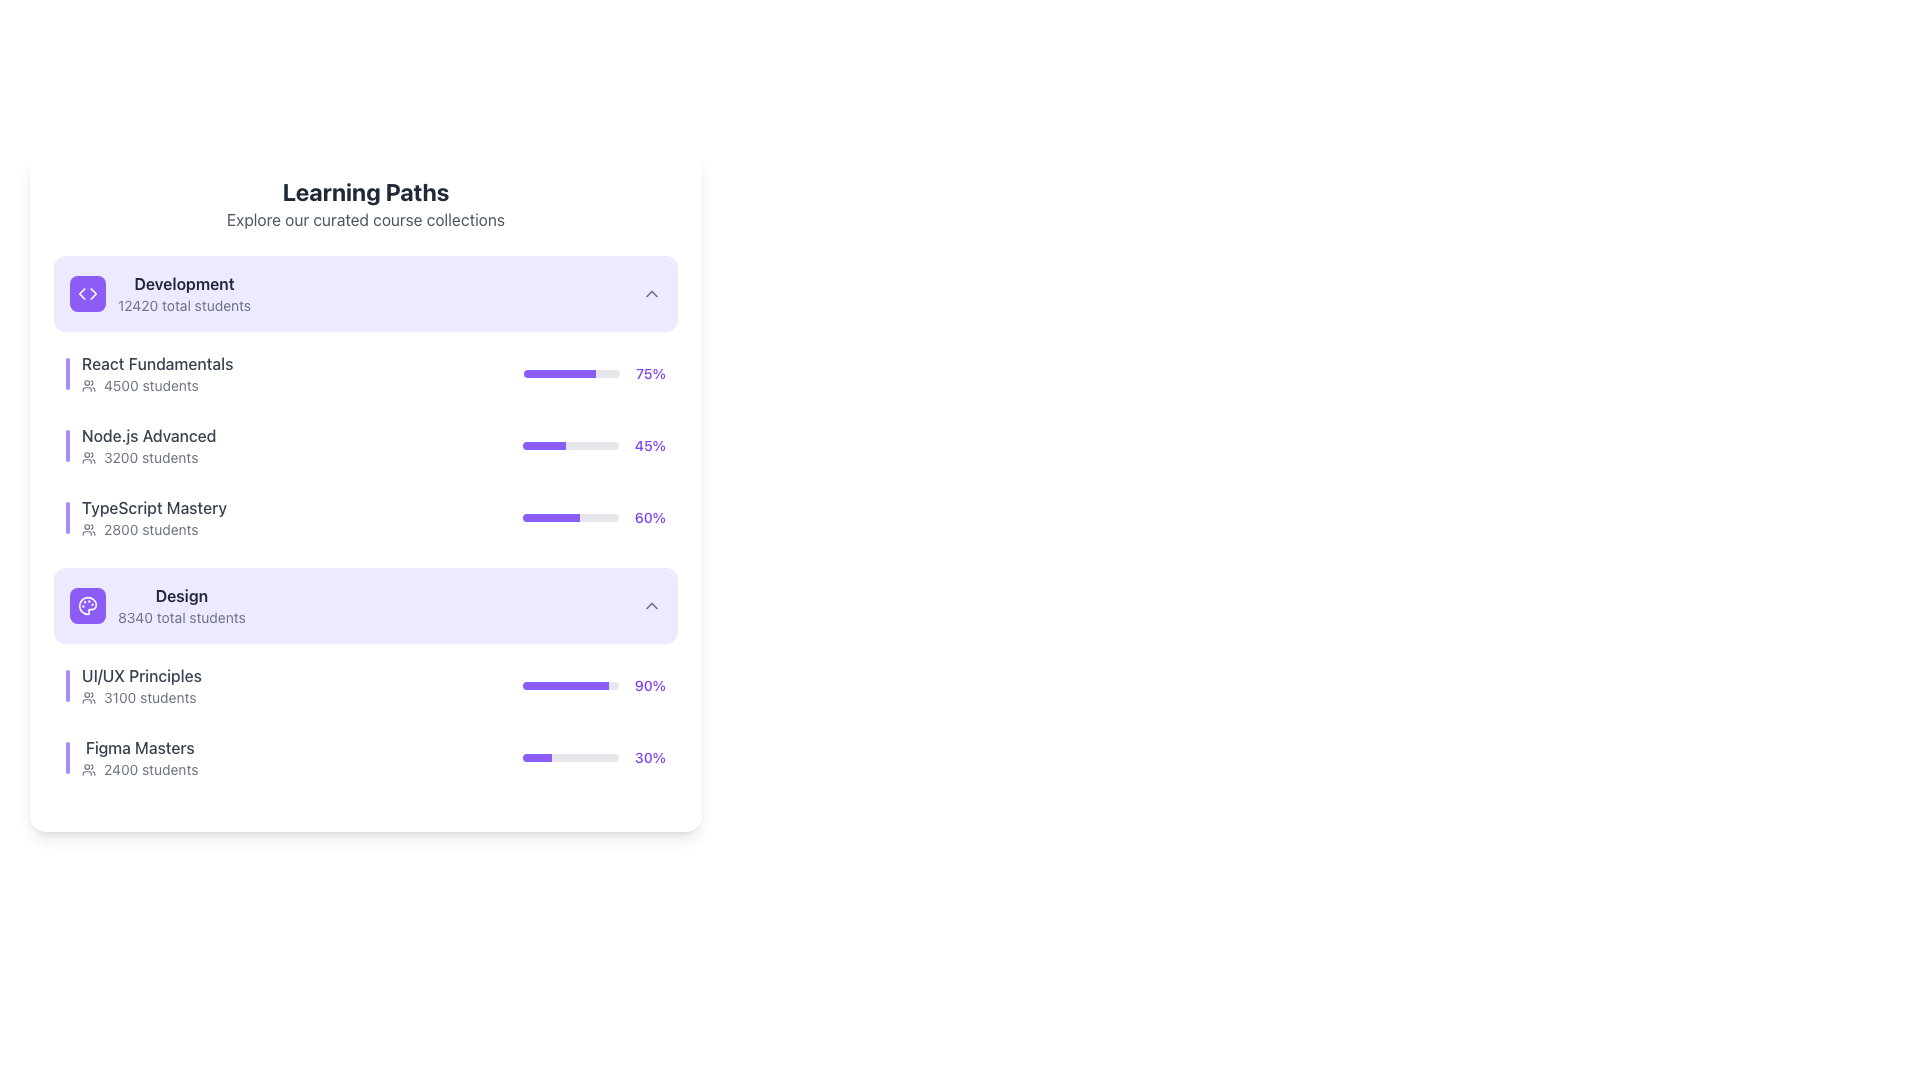  Describe the element at coordinates (593, 516) in the screenshot. I see `the progress indicator with a percentage label displaying '60%' for the 'TypeScript Mastery' course, located within the 'Development' section` at that location.